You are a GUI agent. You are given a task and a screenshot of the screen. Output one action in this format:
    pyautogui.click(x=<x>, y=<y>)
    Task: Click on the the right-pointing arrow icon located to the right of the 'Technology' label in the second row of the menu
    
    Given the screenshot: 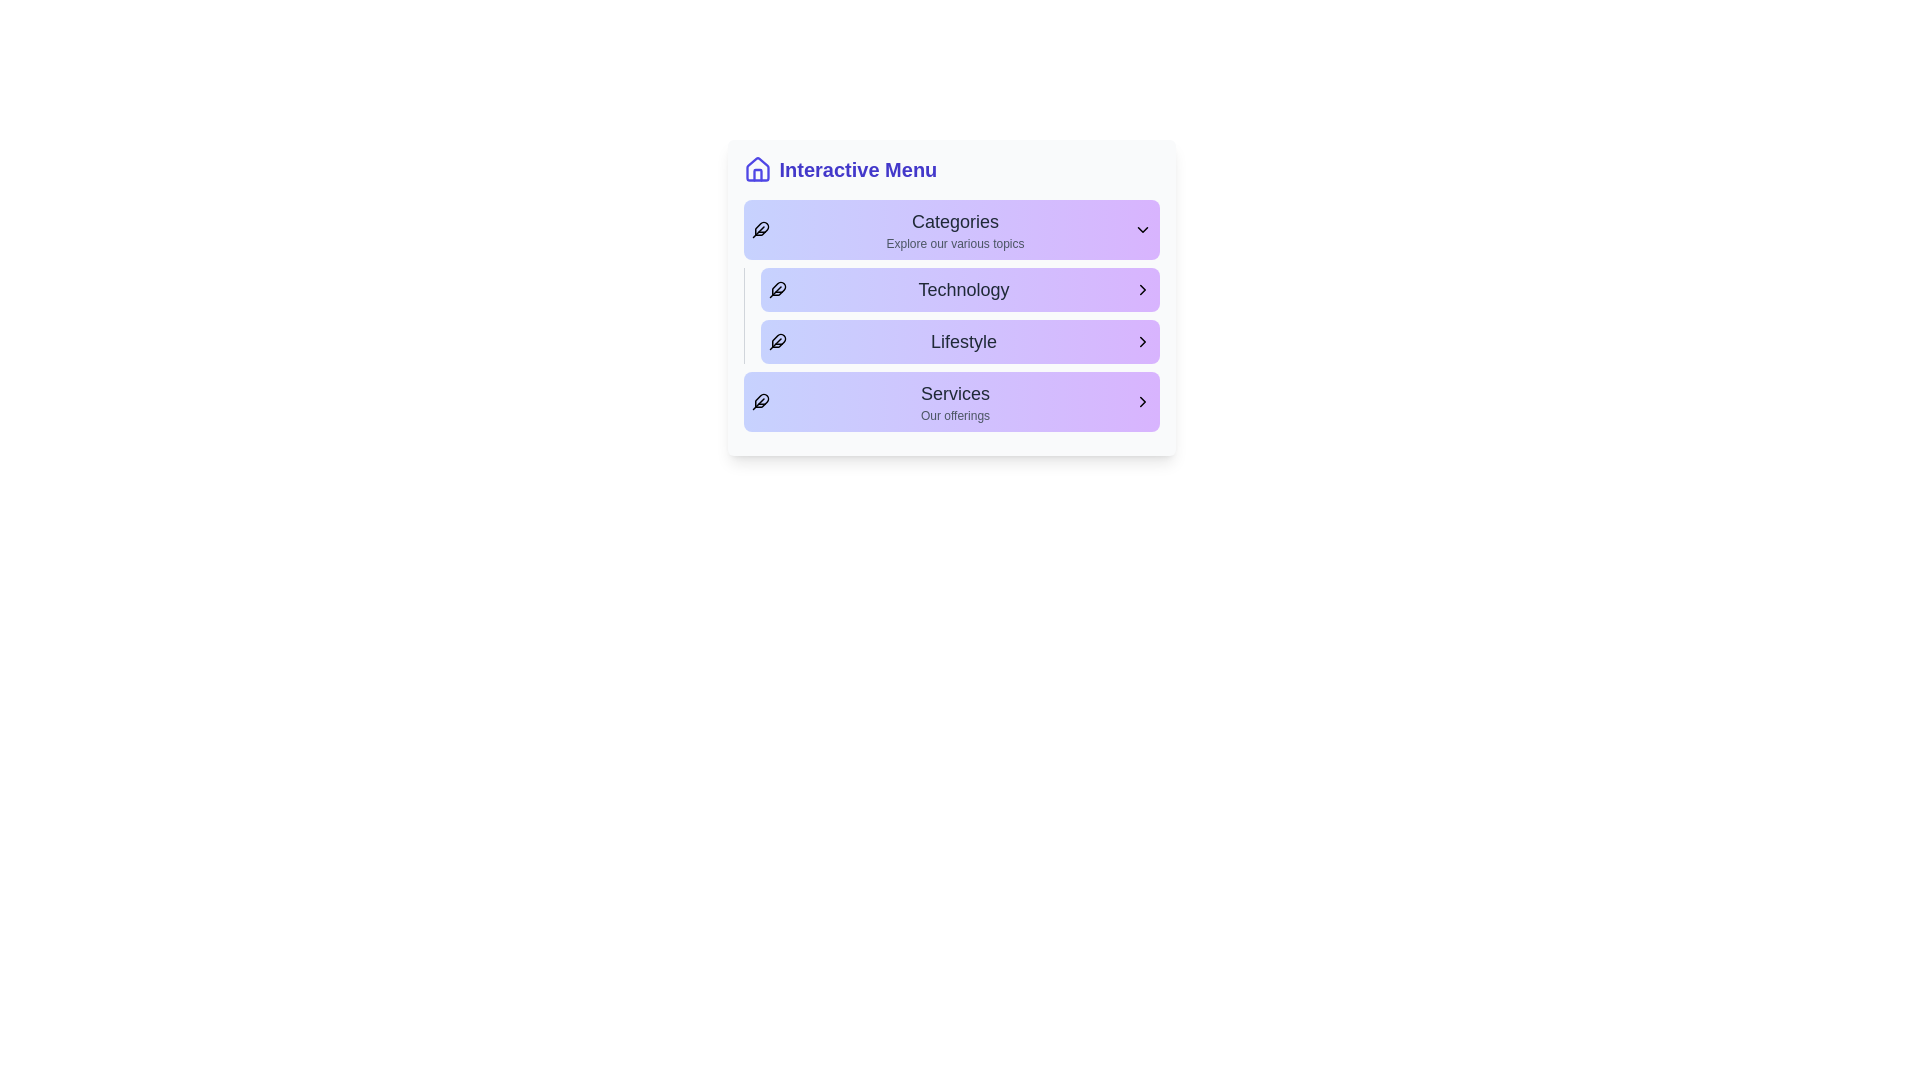 What is the action you would take?
    pyautogui.click(x=1142, y=289)
    